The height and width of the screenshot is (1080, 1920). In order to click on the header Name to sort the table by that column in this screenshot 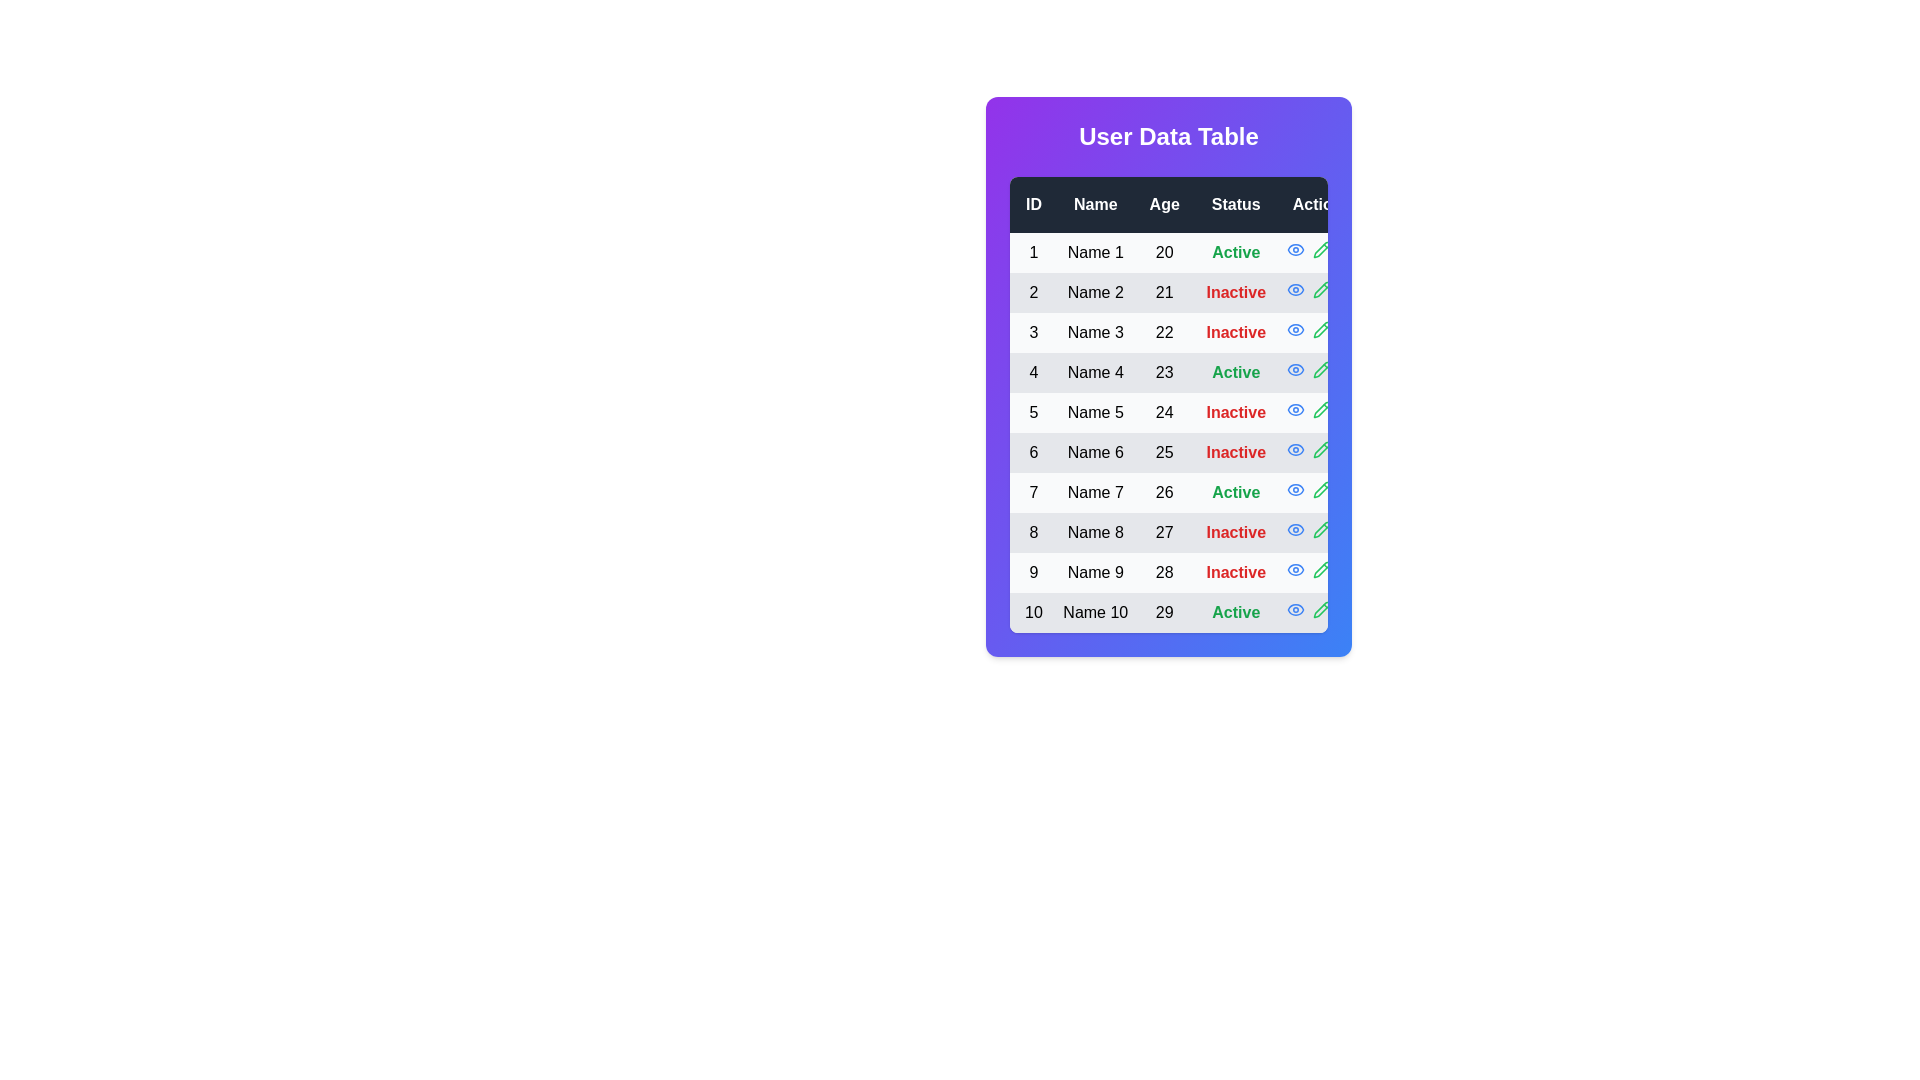, I will do `click(1093, 204)`.